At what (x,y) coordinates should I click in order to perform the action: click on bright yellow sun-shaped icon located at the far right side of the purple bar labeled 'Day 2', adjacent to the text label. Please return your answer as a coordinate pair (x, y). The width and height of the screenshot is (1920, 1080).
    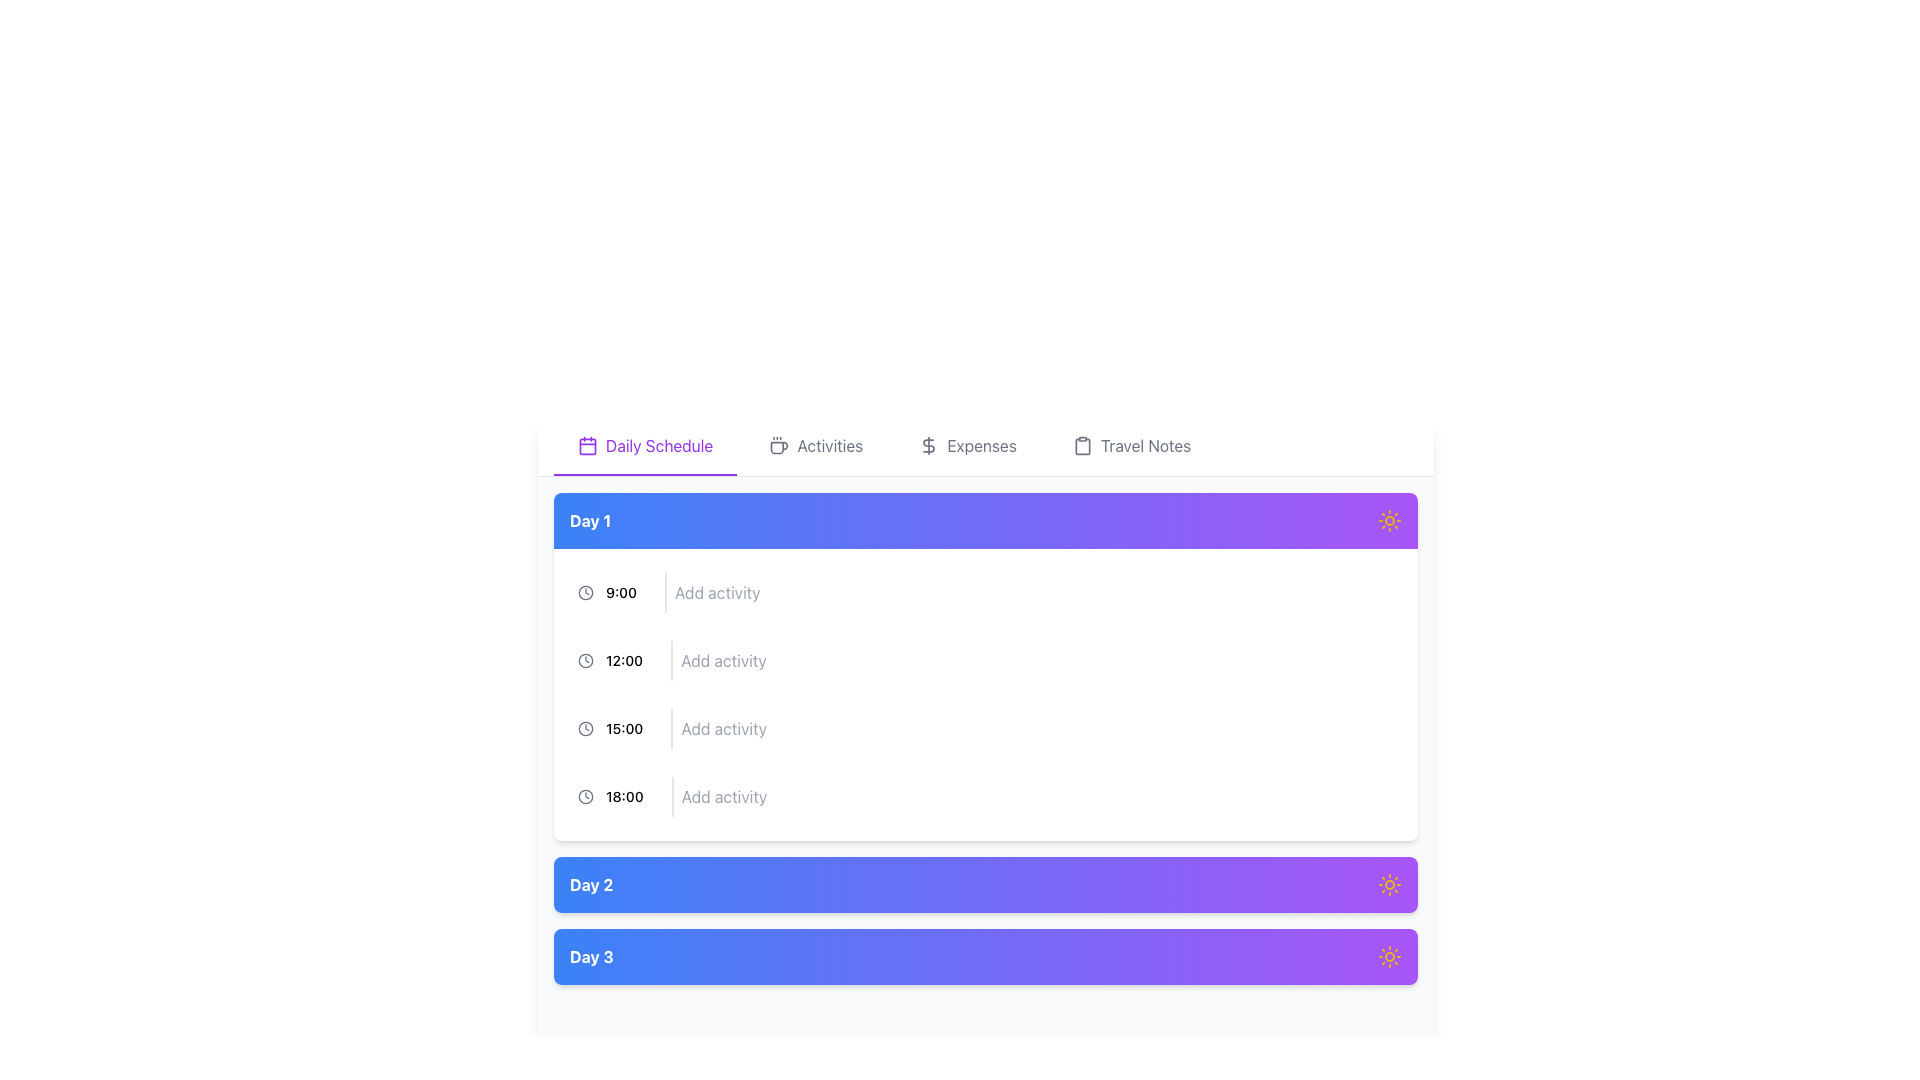
    Looking at the image, I should click on (1389, 883).